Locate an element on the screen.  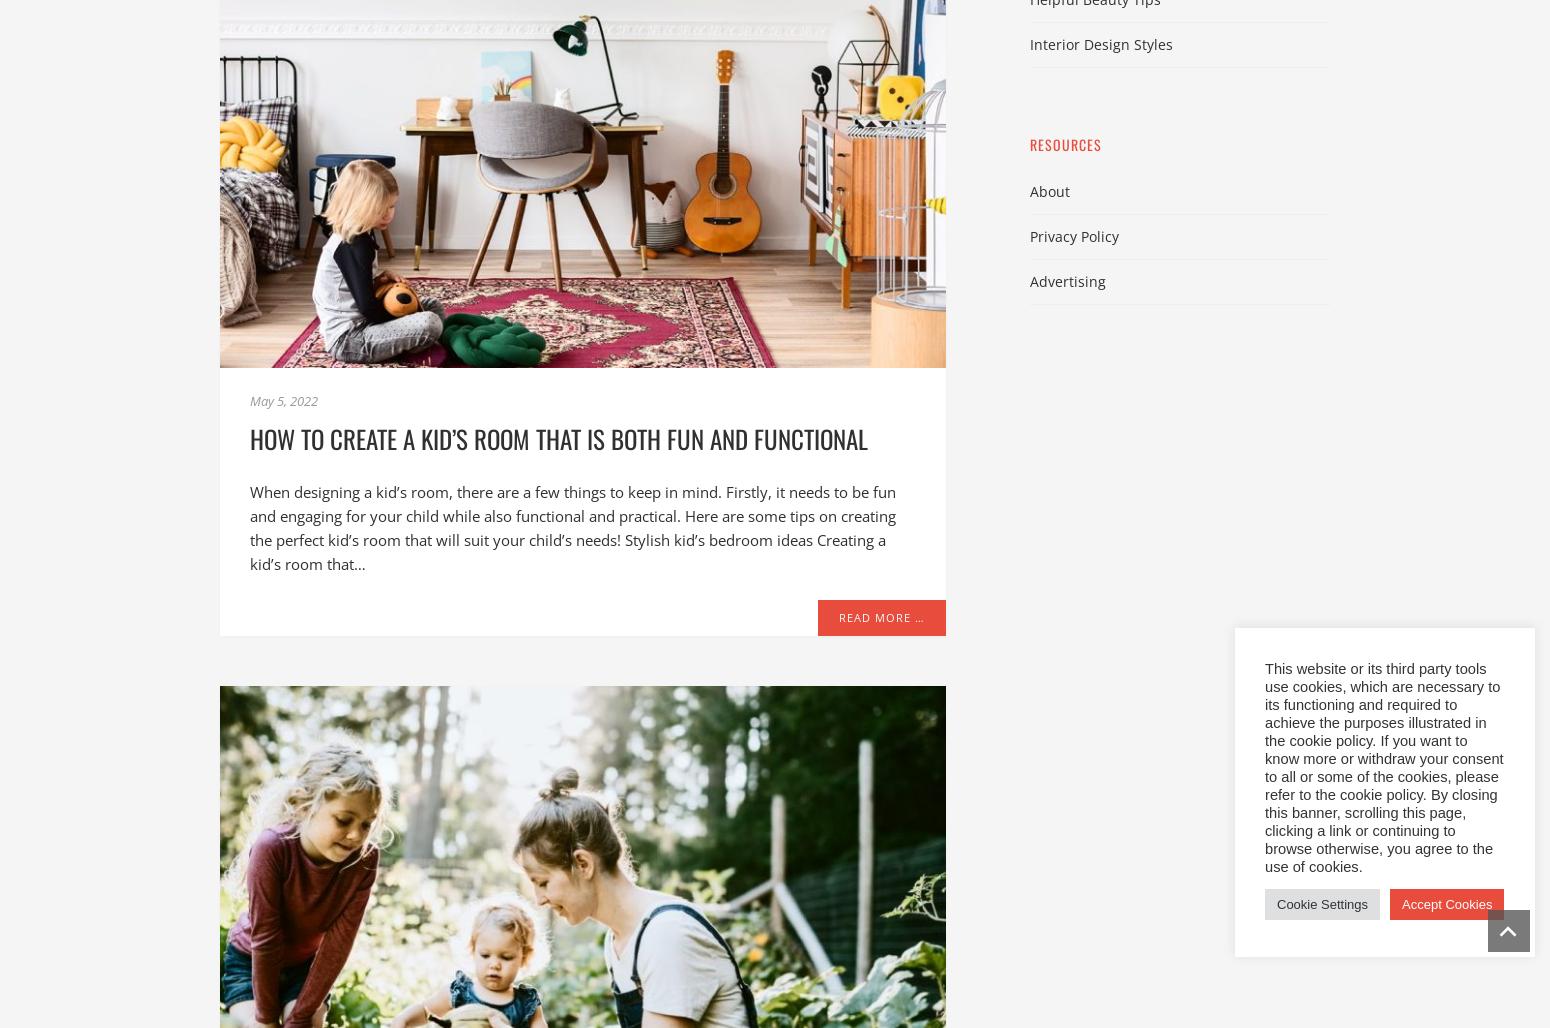
'Privacy Policy' is located at coordinates (1029, 234).